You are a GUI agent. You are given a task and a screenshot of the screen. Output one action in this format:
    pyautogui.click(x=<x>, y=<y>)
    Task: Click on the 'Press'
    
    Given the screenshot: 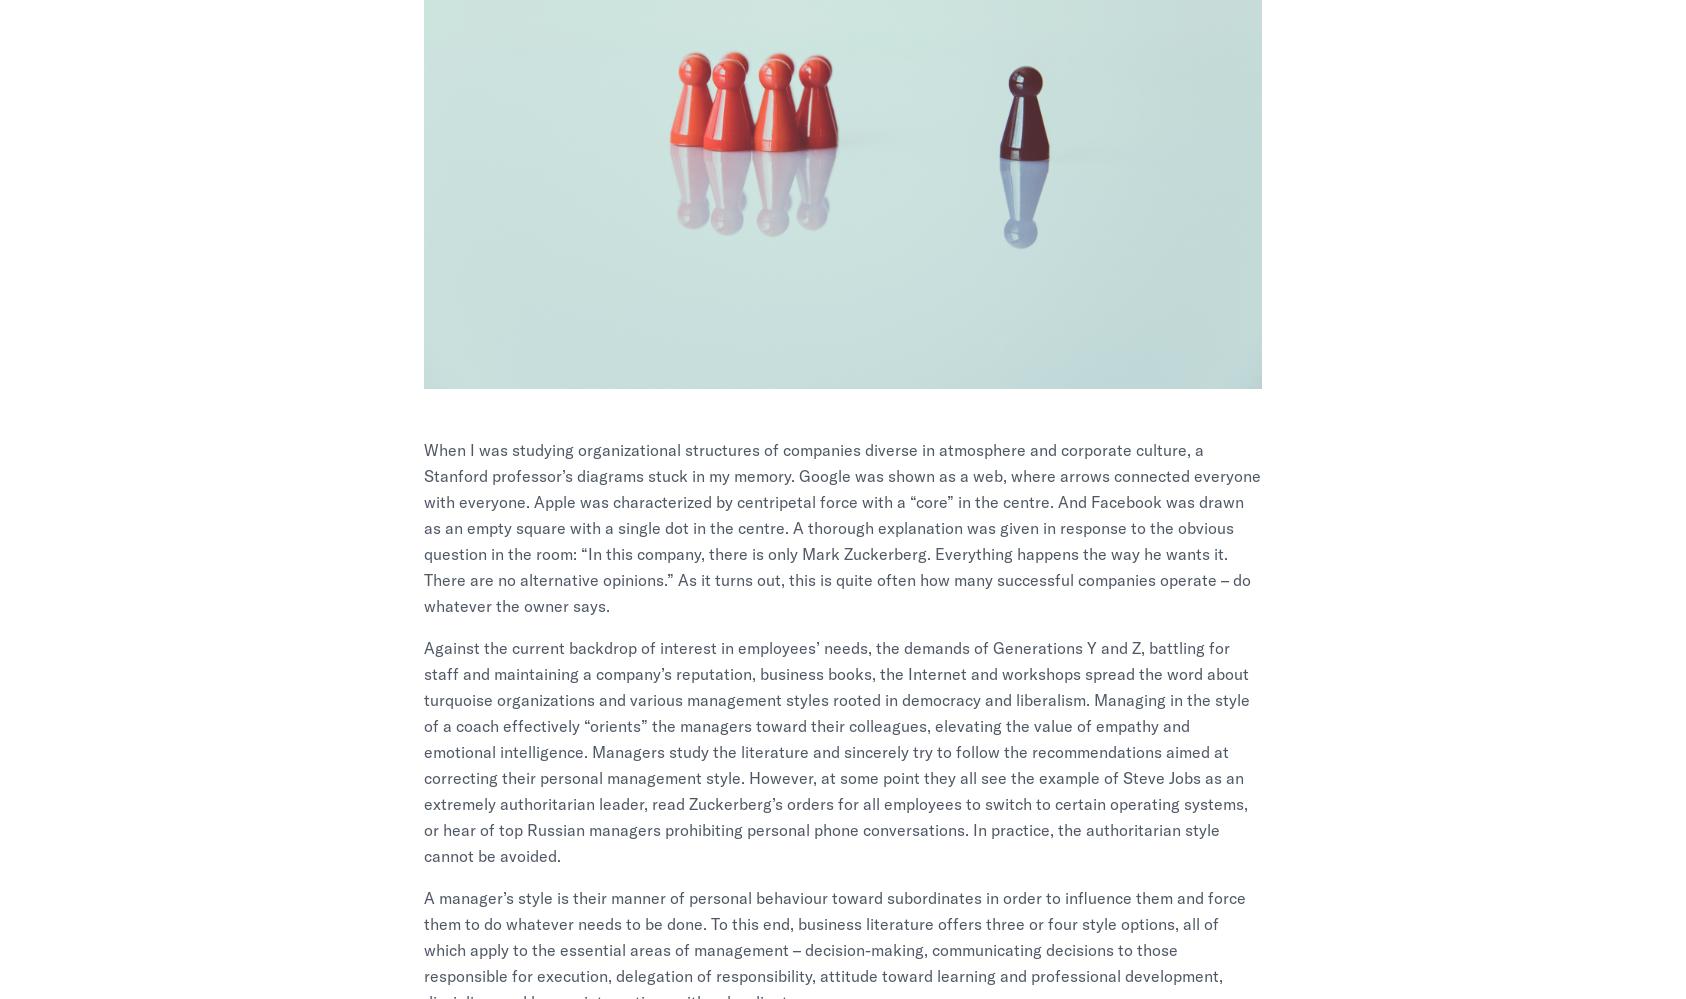 What is the action you would take?
    pyautogui.click(x=1100, y=735)
    